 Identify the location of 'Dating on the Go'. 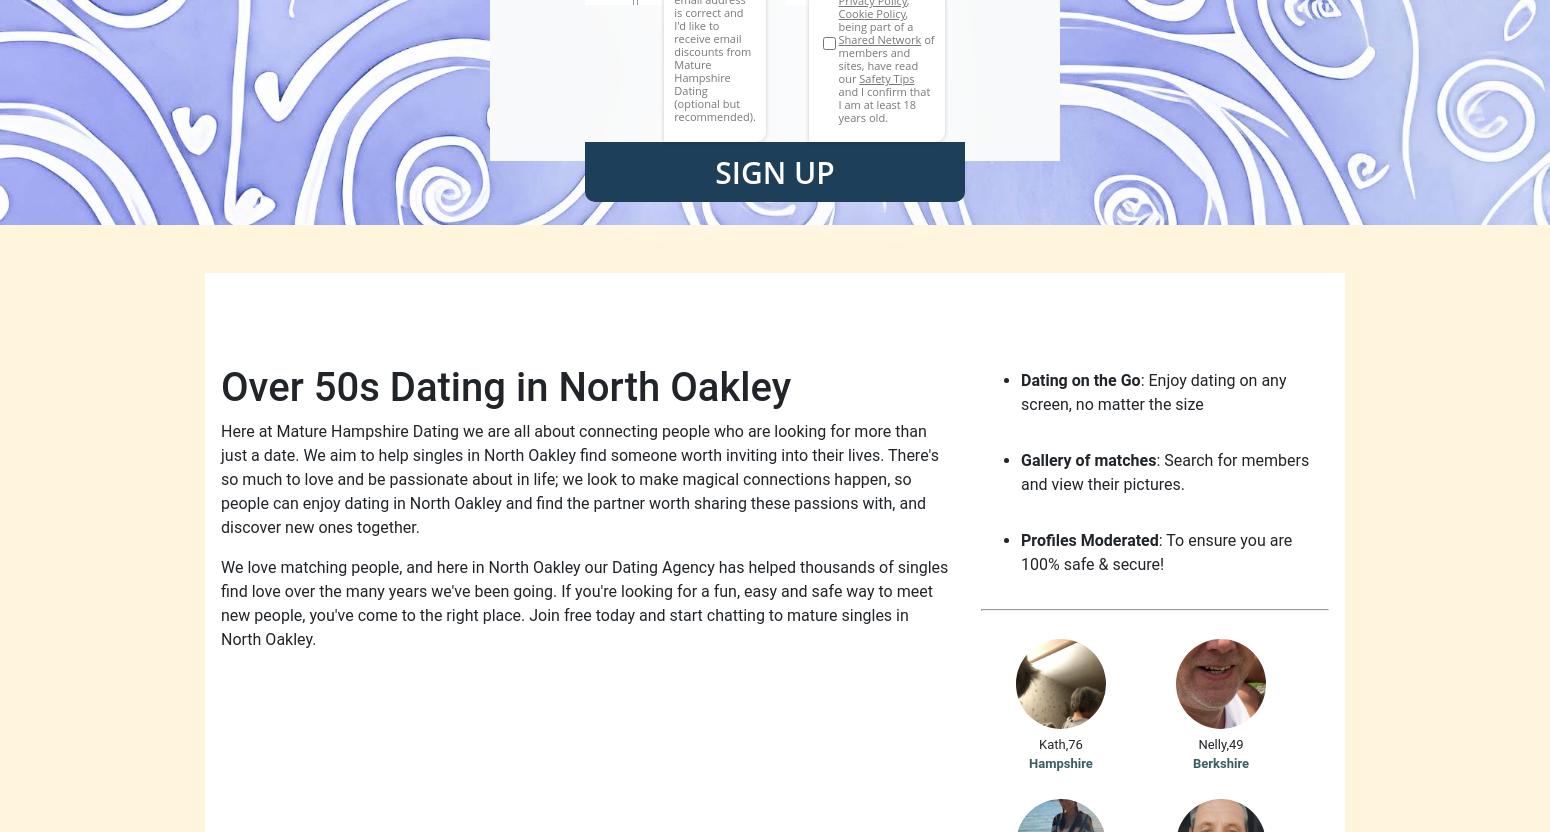
(1080, 379).